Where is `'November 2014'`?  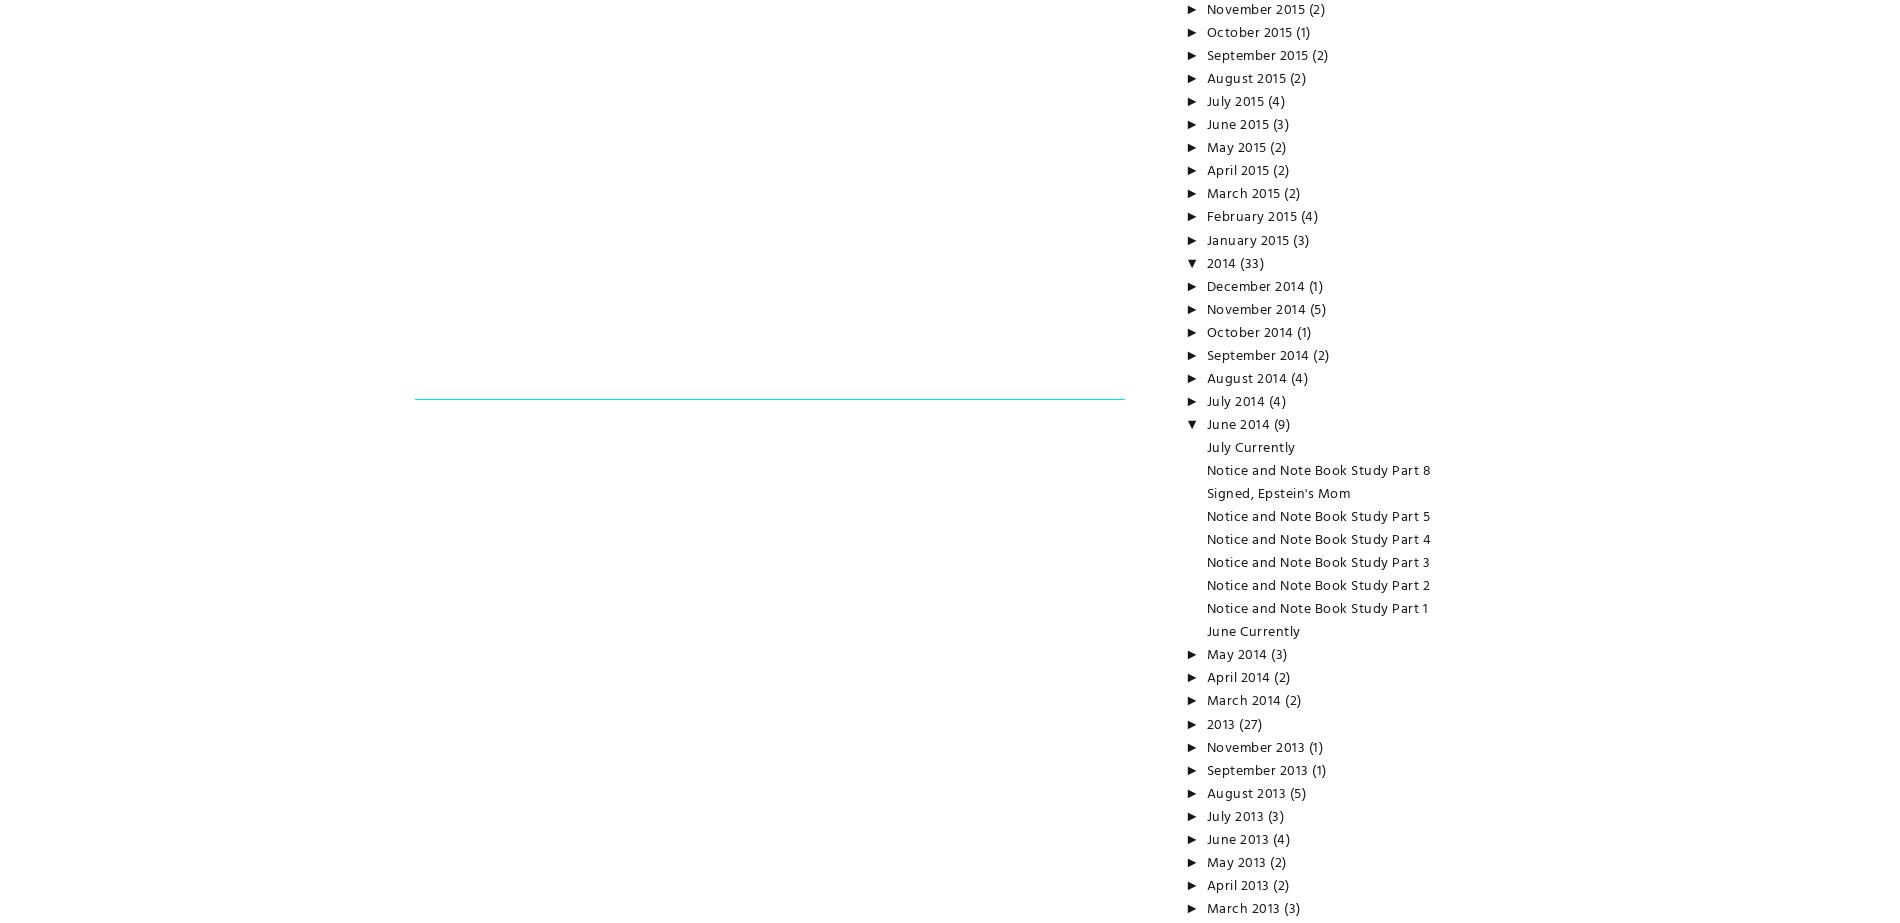
'November 2014' is located at coordinates (1256, 309).